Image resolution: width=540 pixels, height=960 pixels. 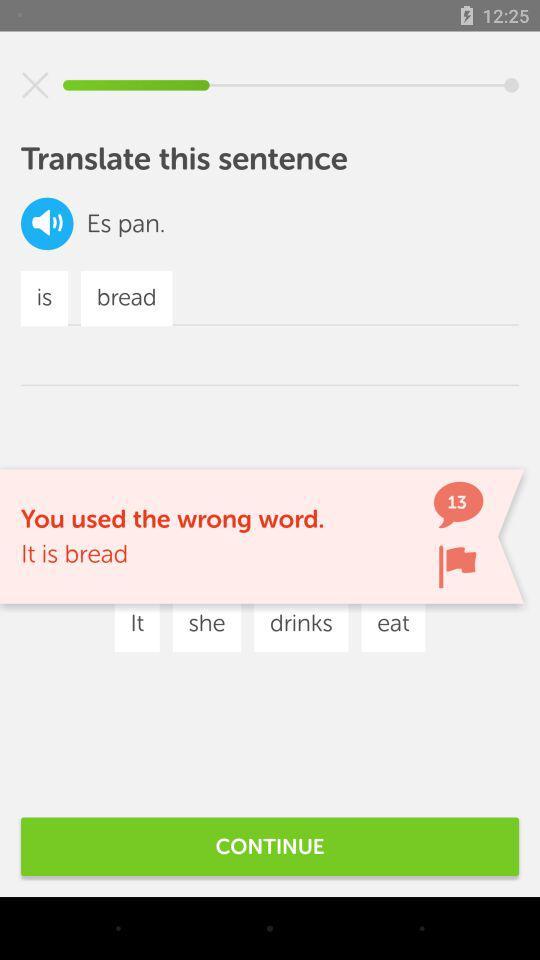 I want to click on the icon to the left of the es item, so click(x=47, y=223).